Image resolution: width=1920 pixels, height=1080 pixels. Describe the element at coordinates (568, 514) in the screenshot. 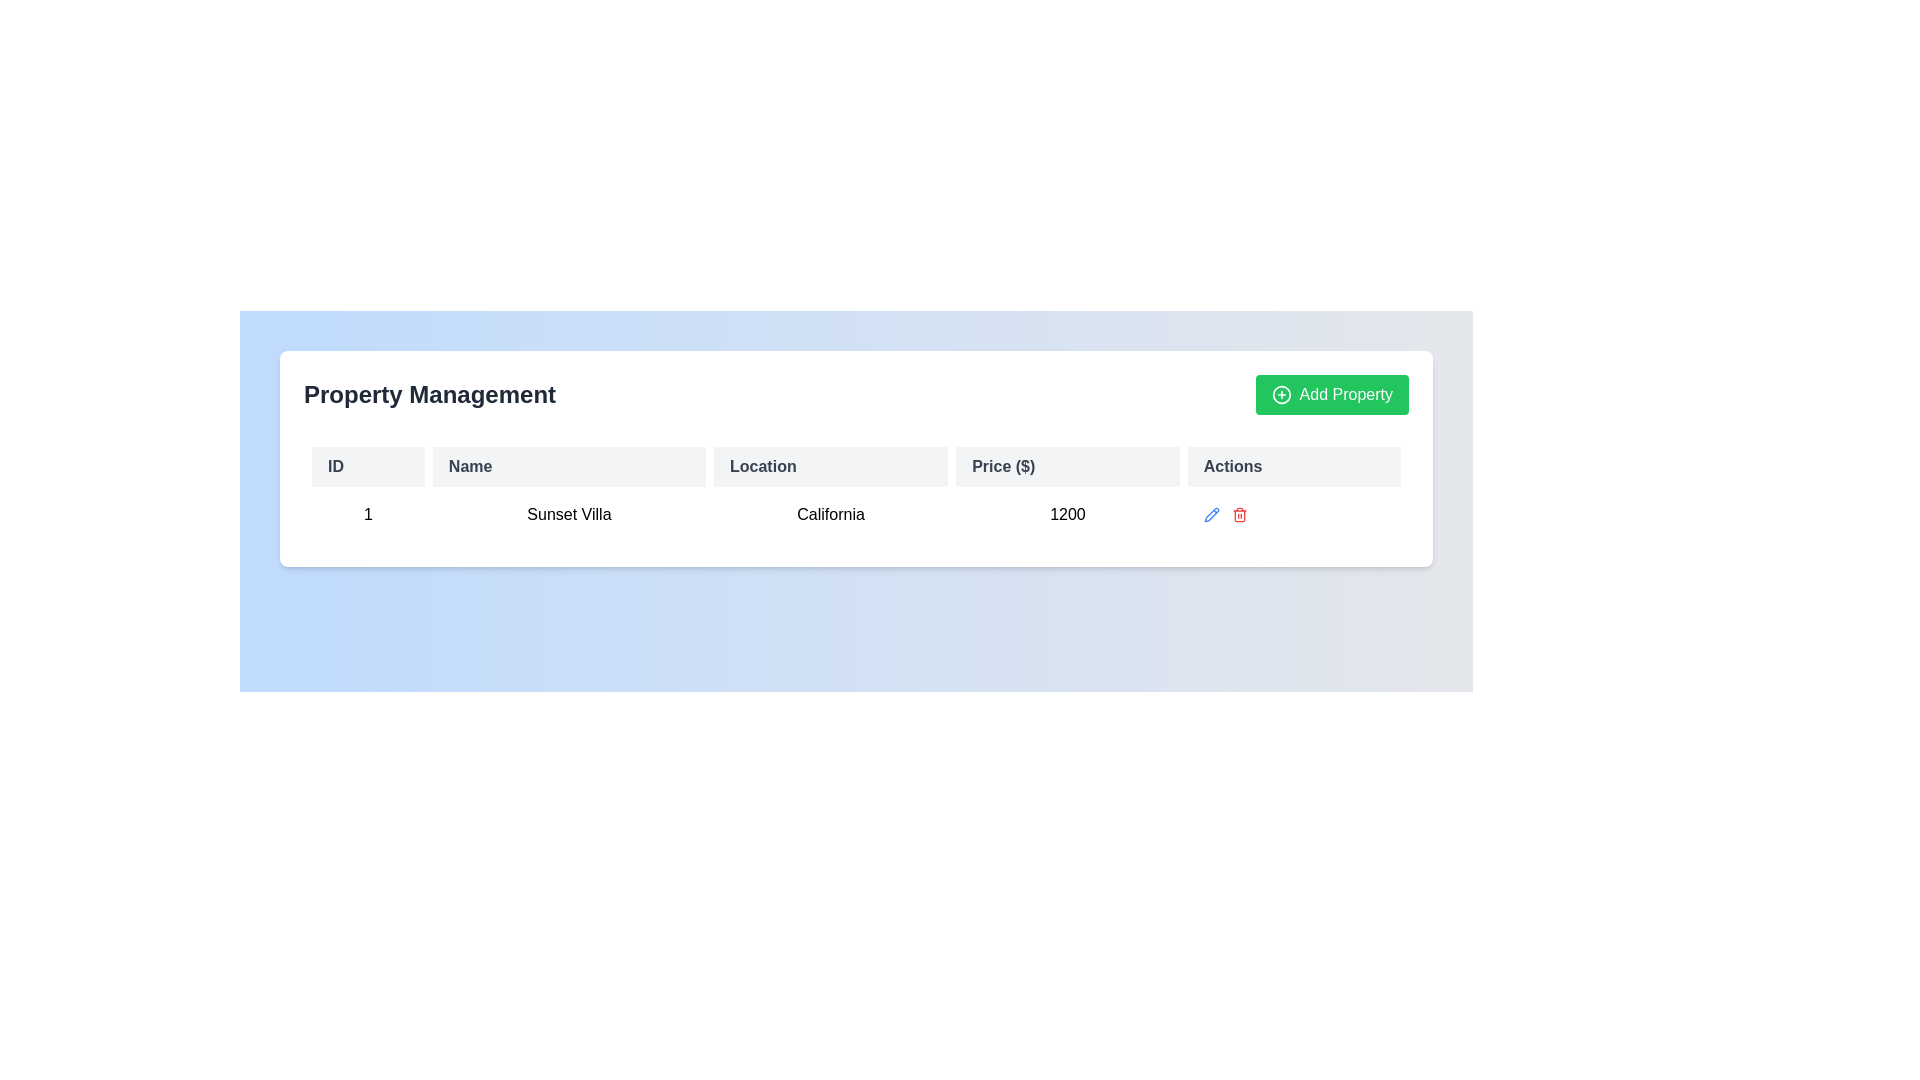

I see `the text 'Sunset Villa' located under the 'Name' column in the second row of the table` at that location.